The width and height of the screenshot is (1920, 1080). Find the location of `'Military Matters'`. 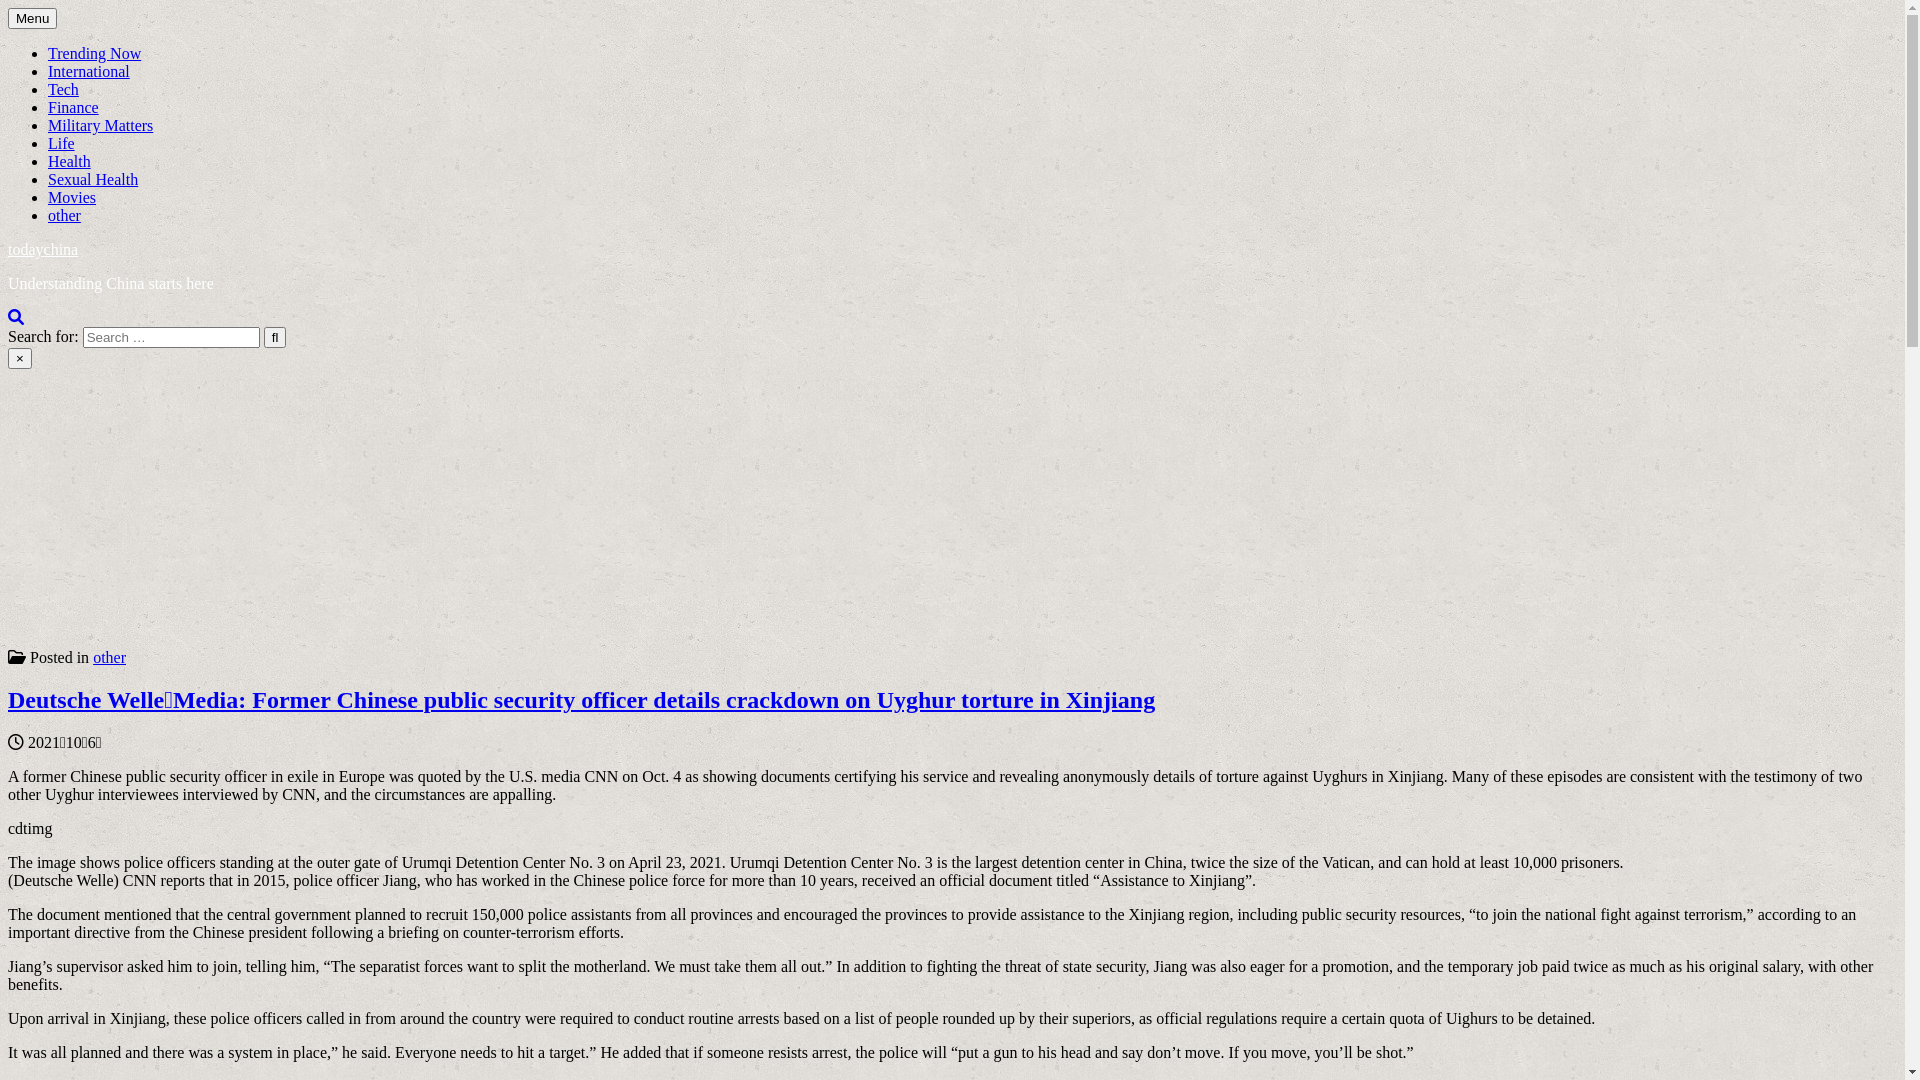

'Military Matters' is located at coordinates (99, 125).